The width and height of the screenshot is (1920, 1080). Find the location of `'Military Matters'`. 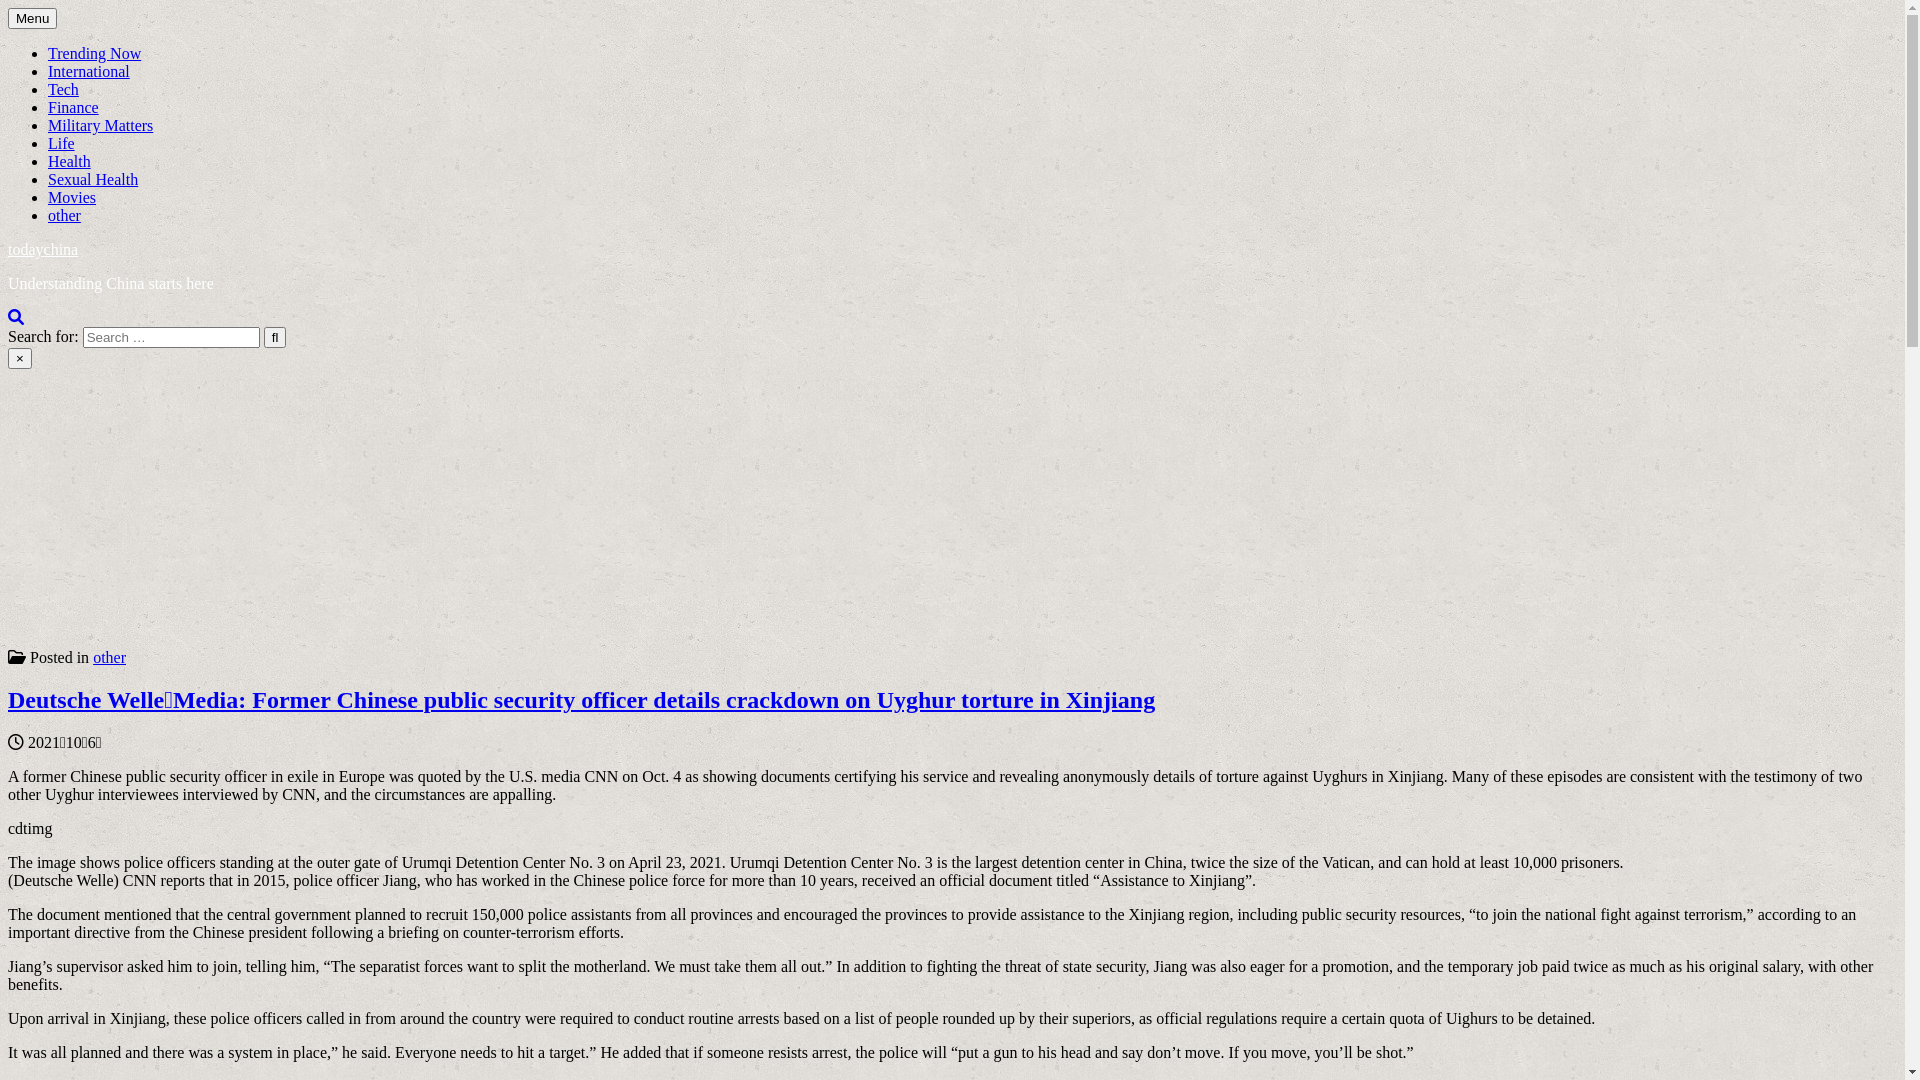

'Military Matters' is located at coordinates (99, 125).